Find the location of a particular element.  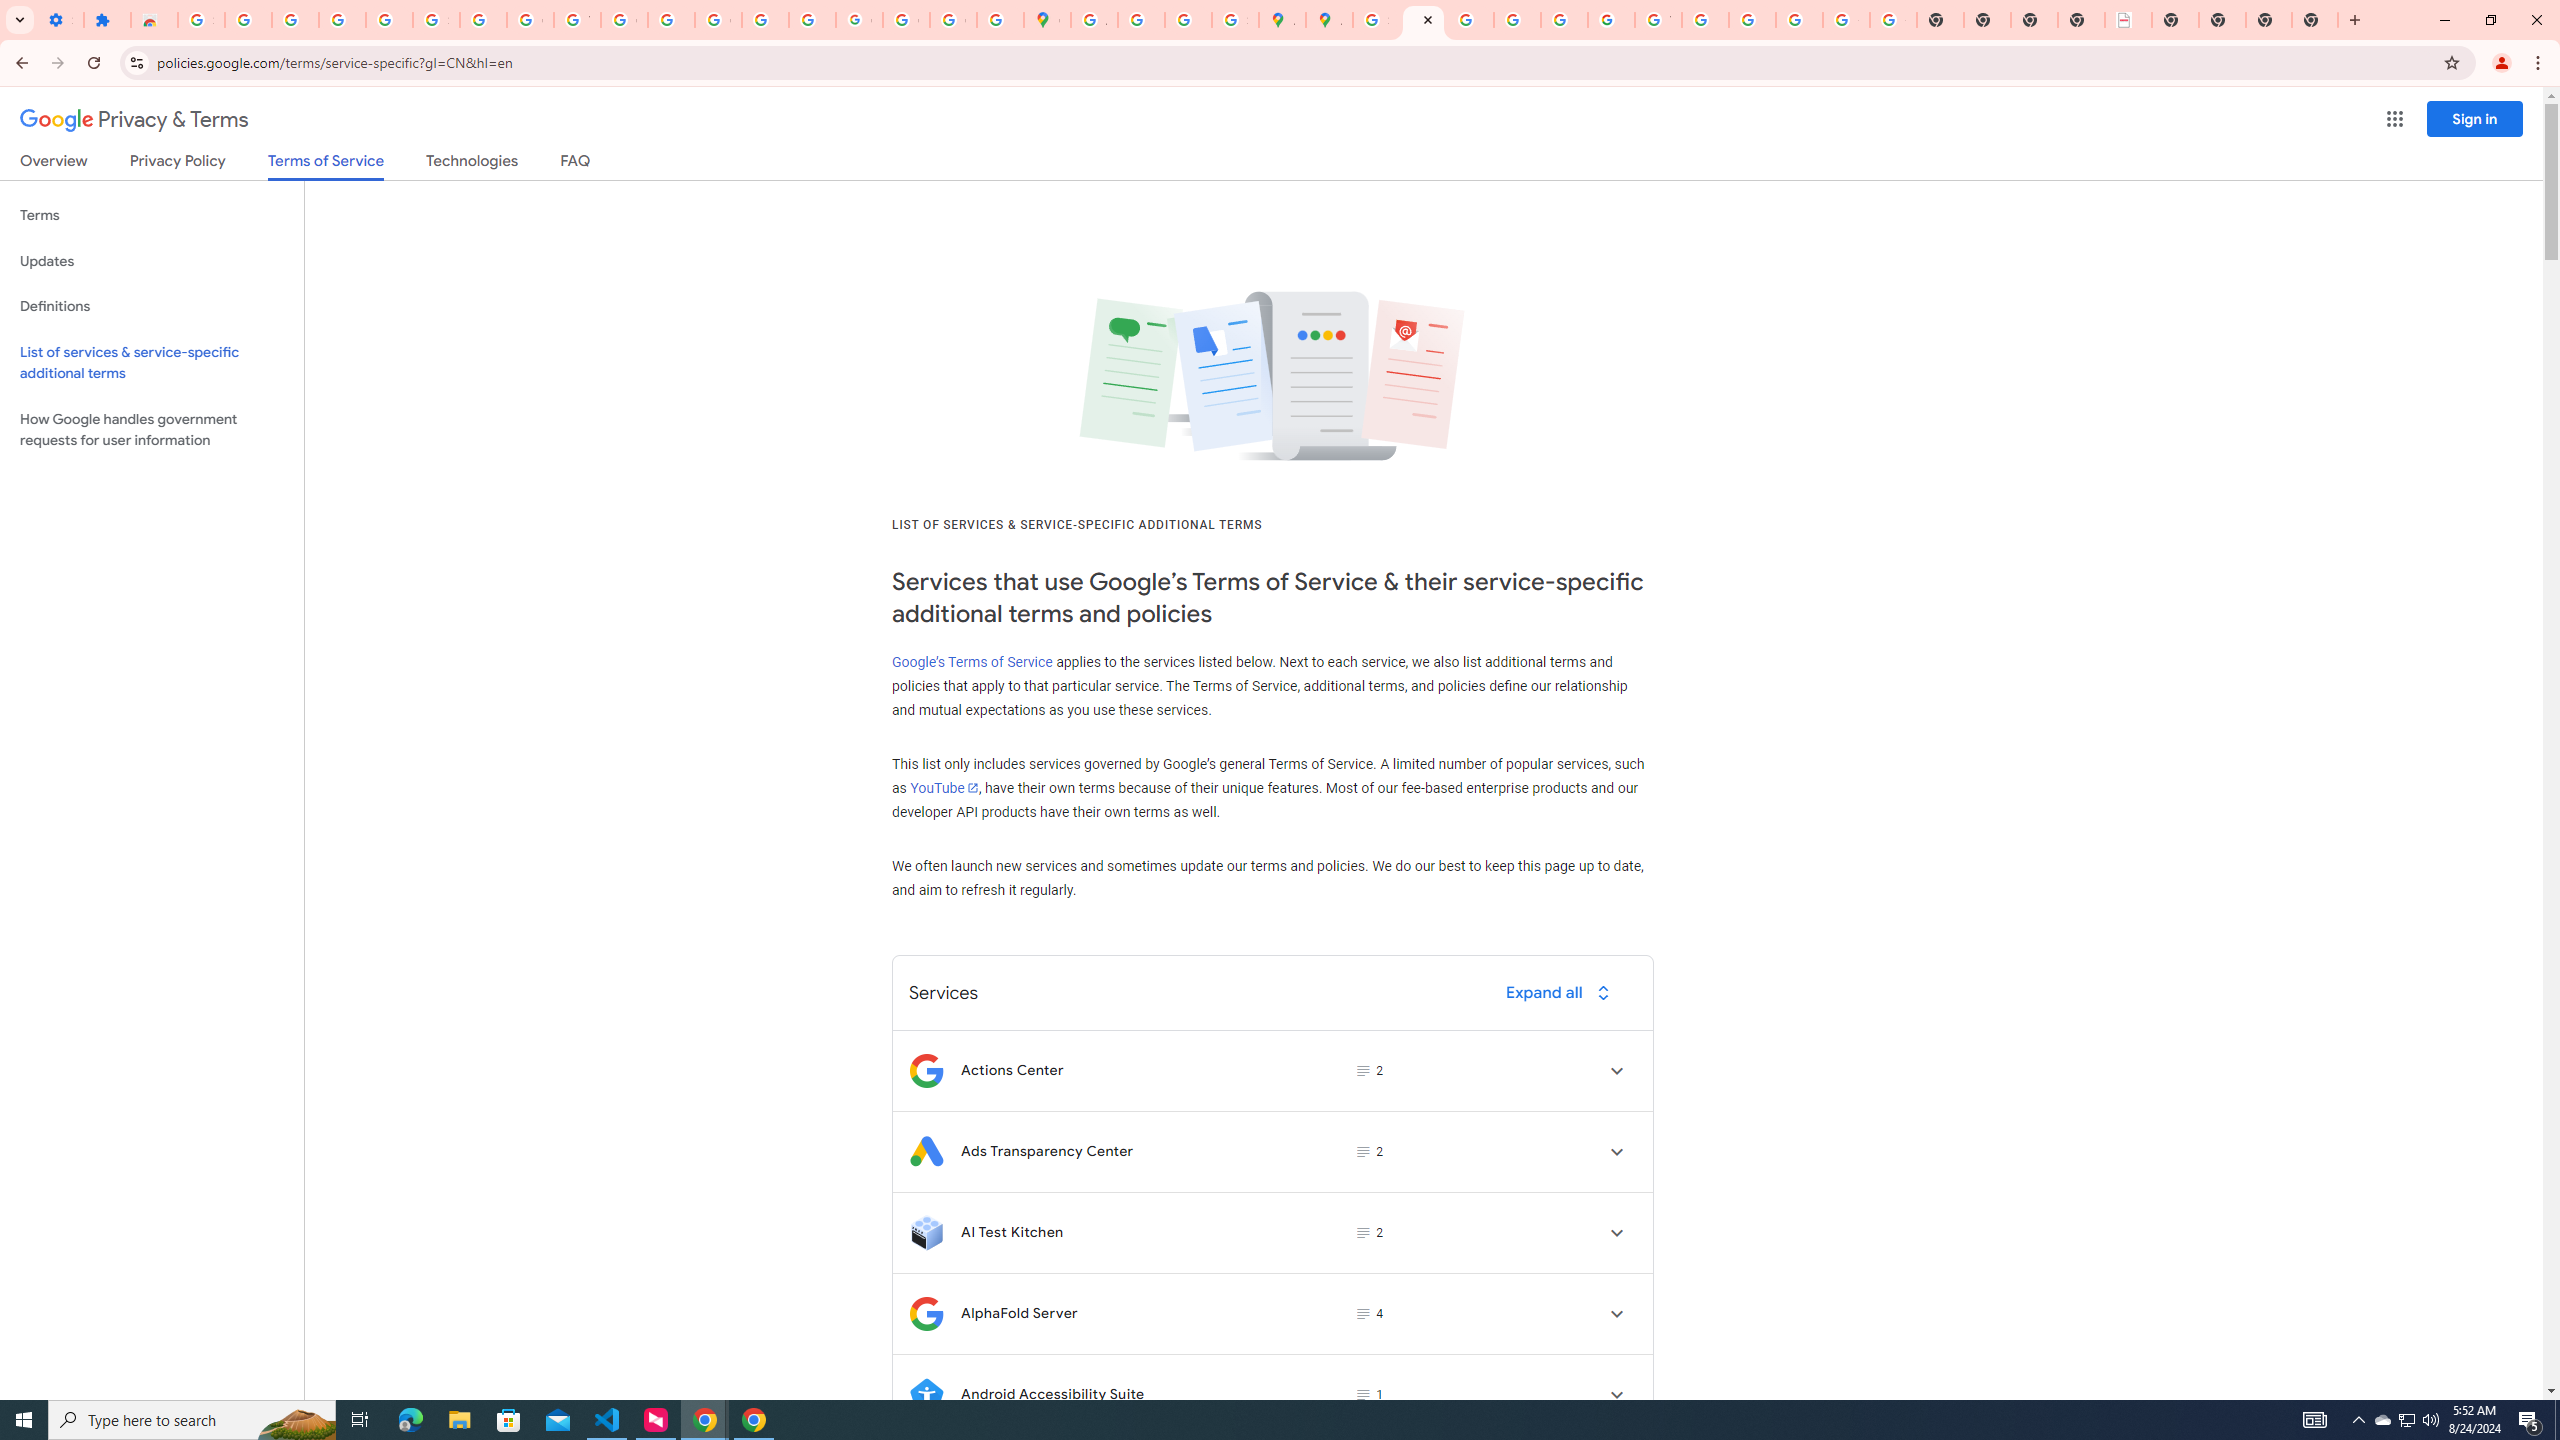

'Logo for Actions Center' is located at coordinates (925, 1069).